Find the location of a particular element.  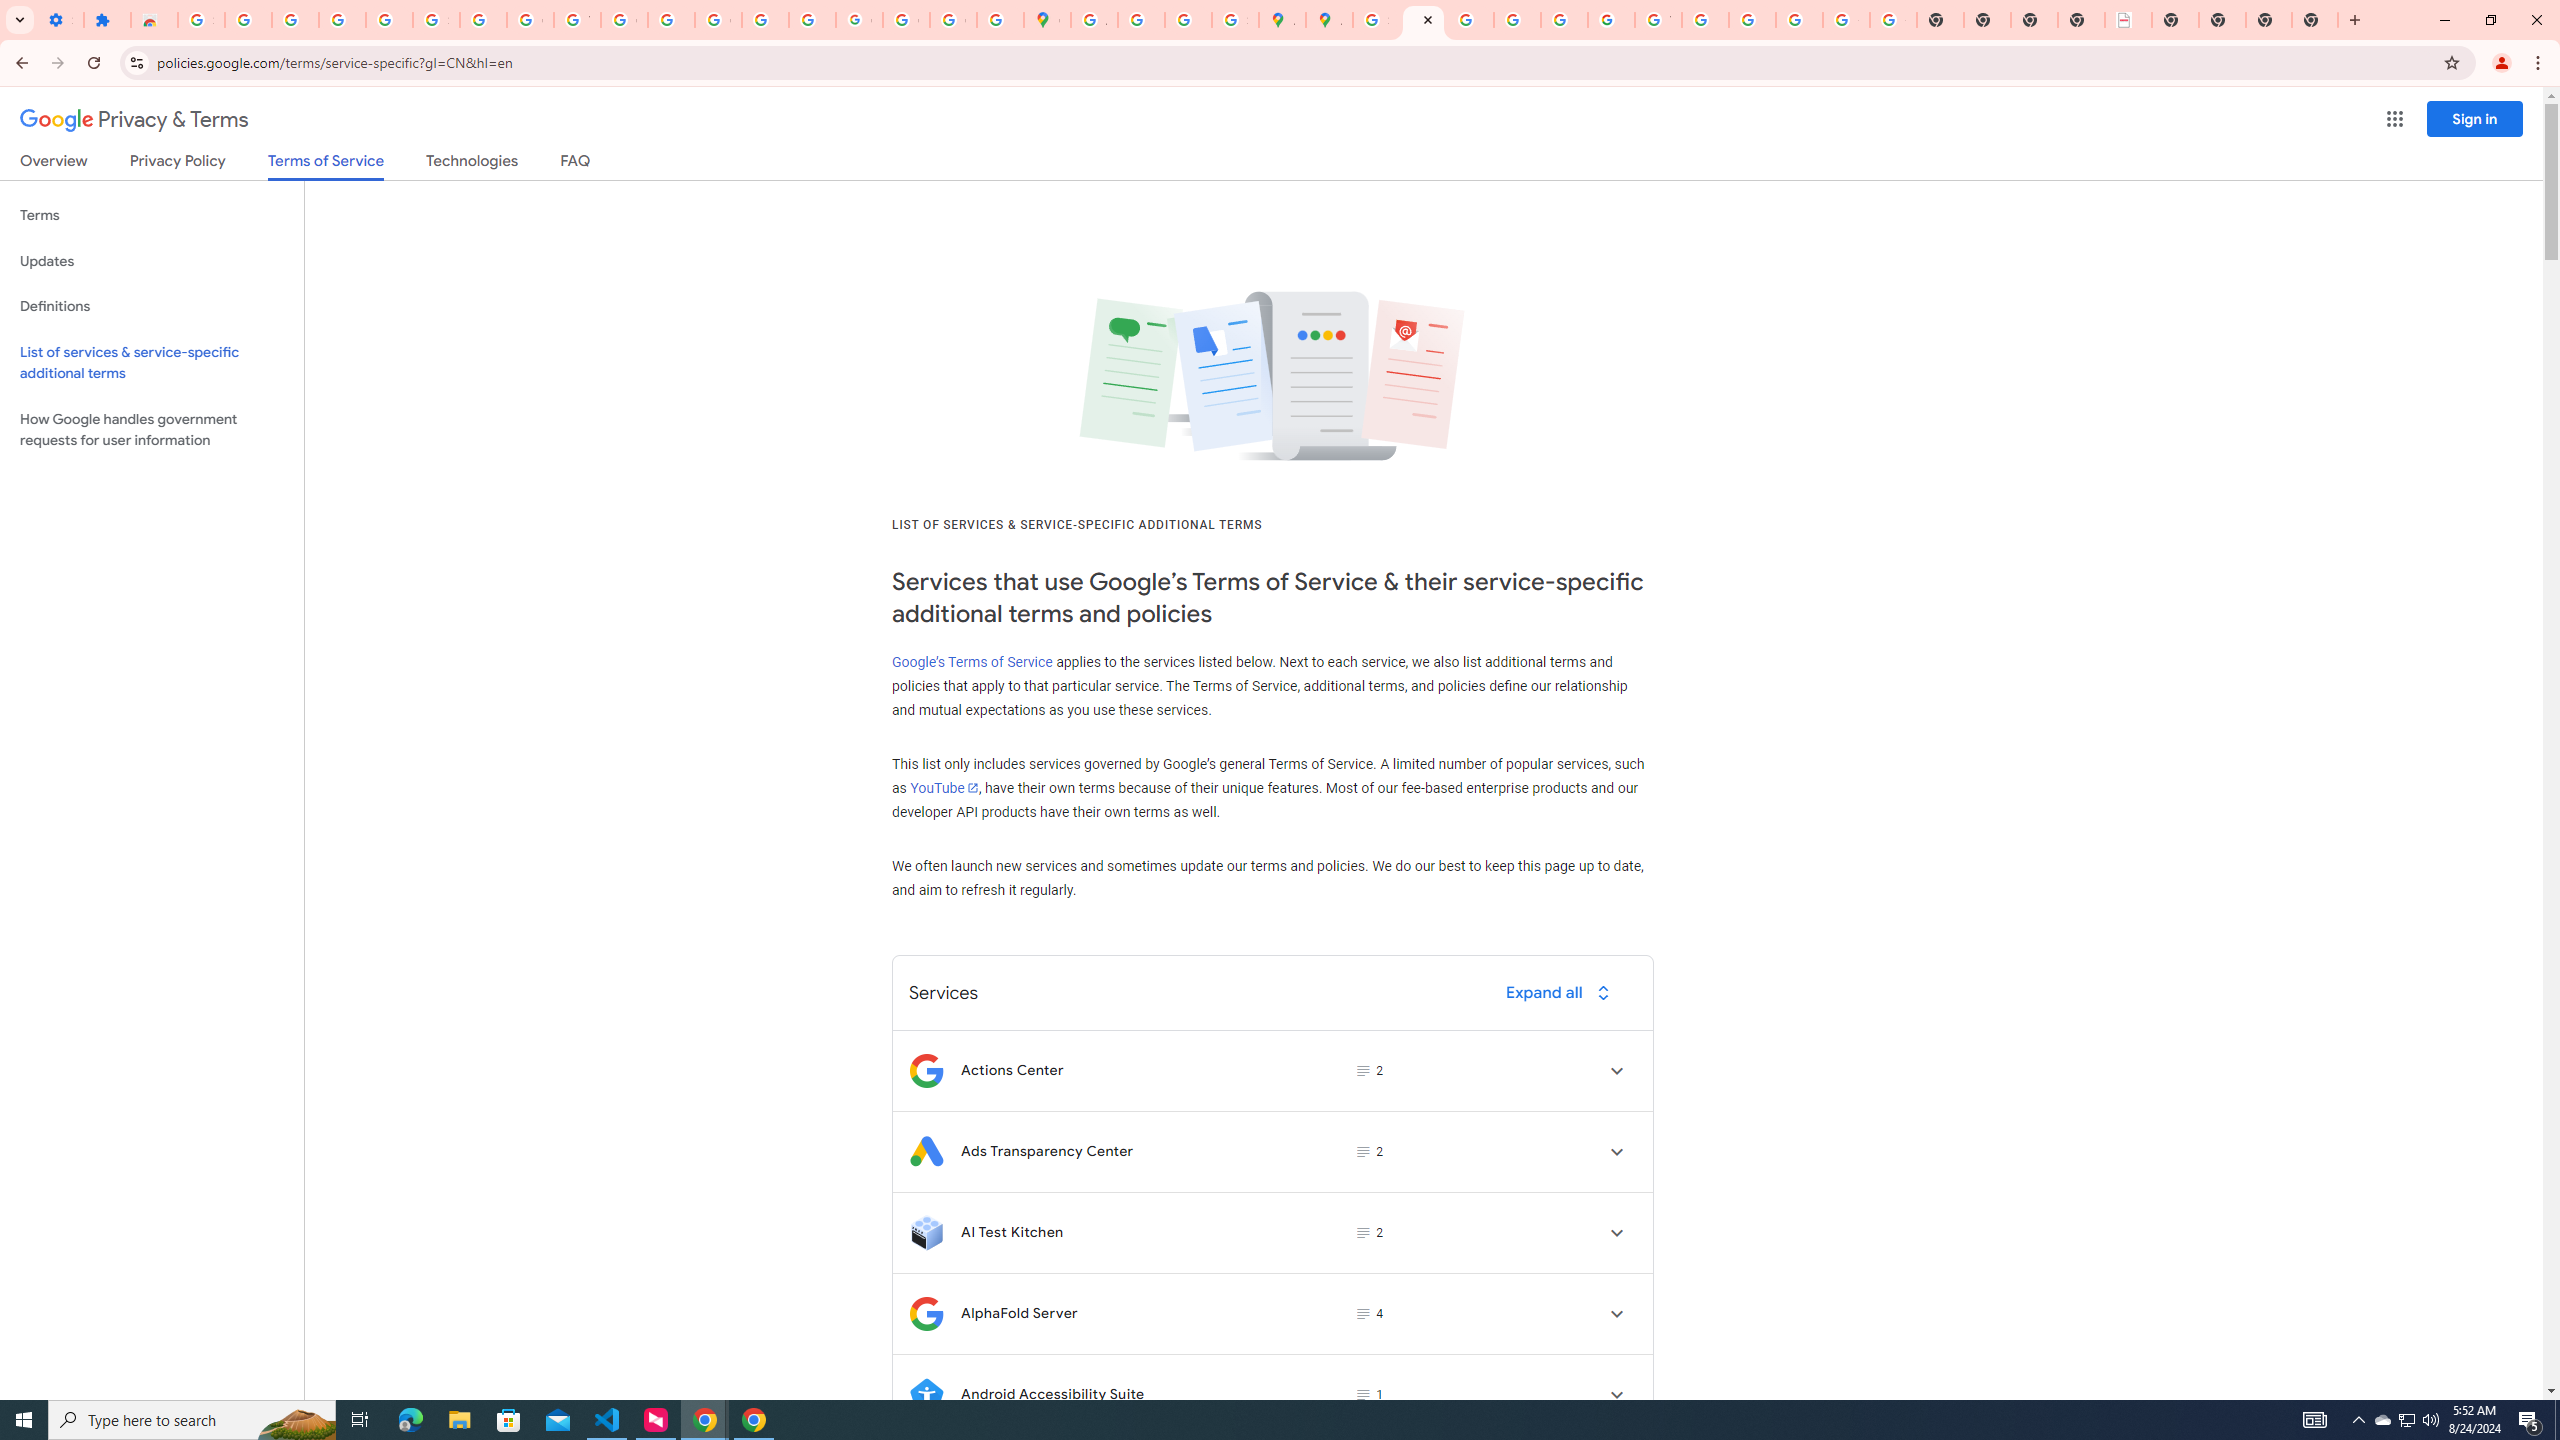

'Logo for Actions Center' is located at coordinates (925, 1069).